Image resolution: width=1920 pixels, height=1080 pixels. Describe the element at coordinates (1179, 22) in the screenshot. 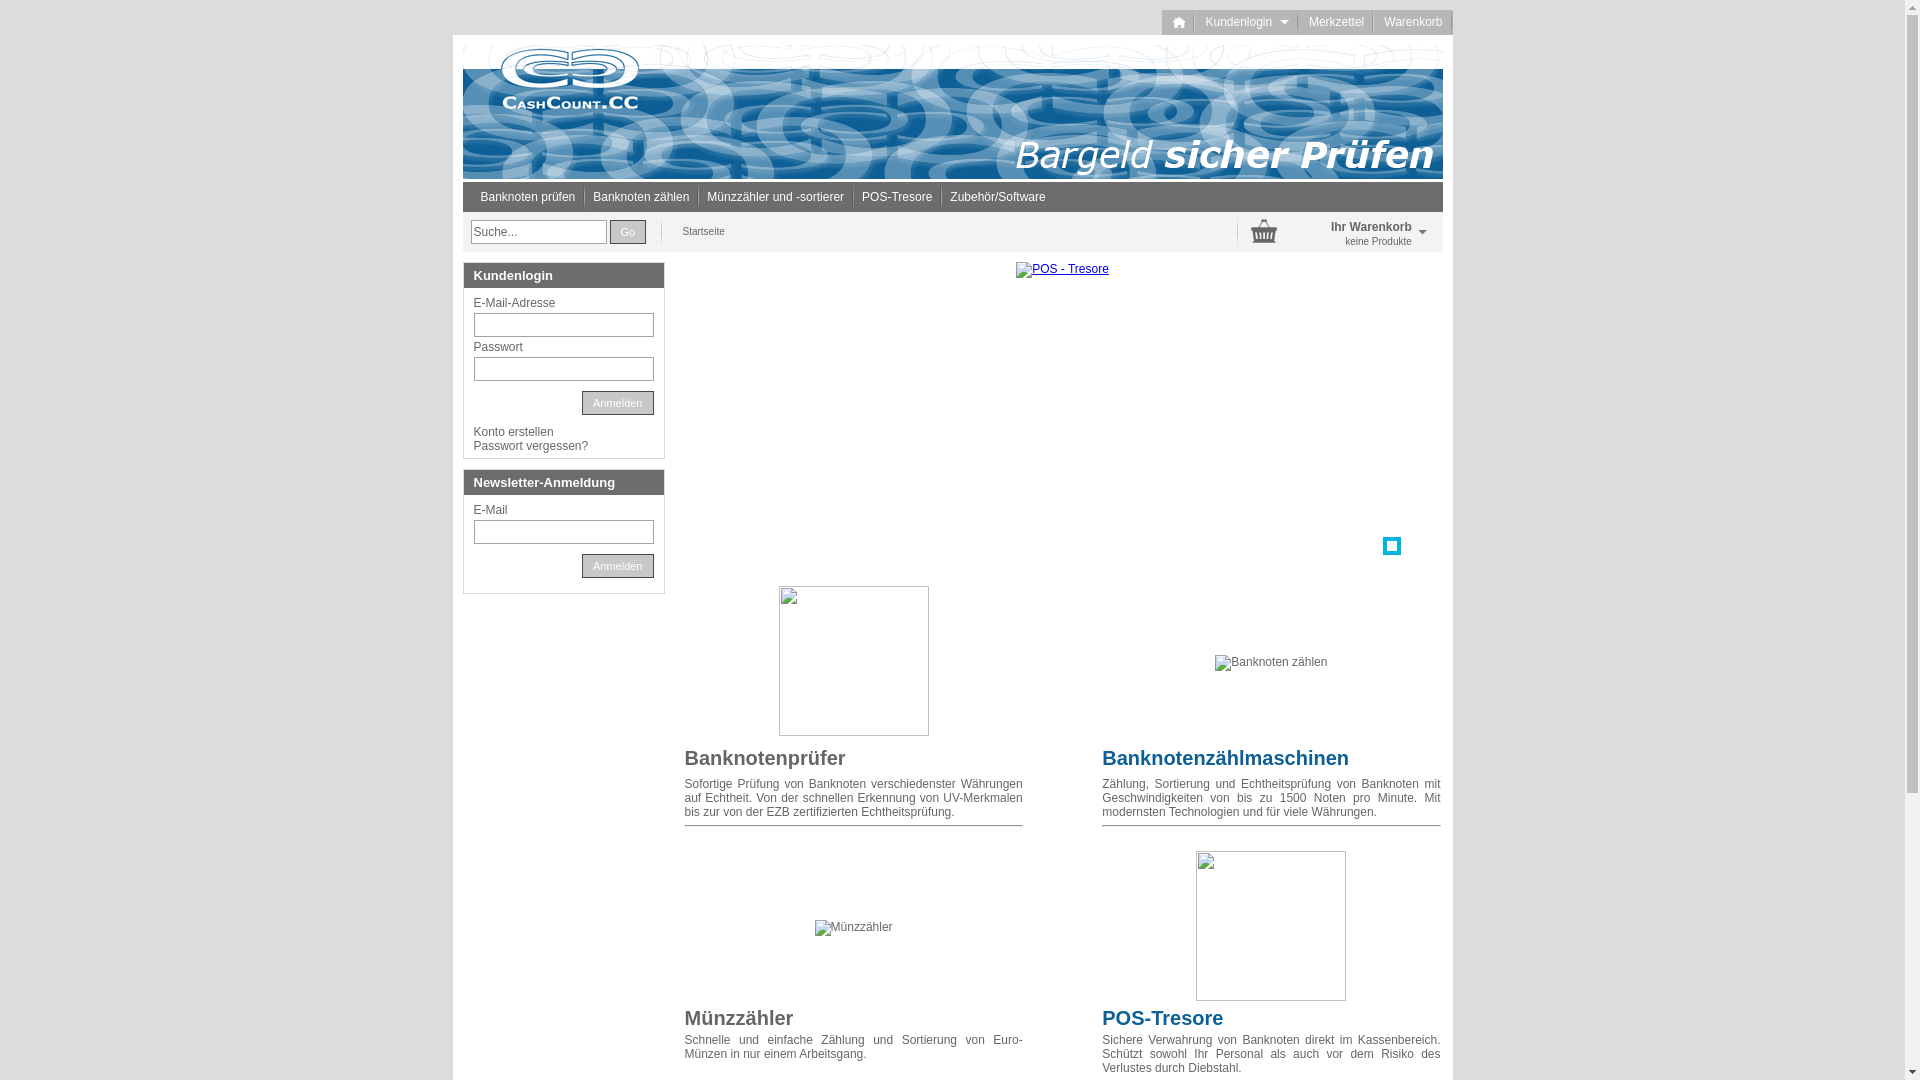

I see `'Startseite anzeigen'` at that location.